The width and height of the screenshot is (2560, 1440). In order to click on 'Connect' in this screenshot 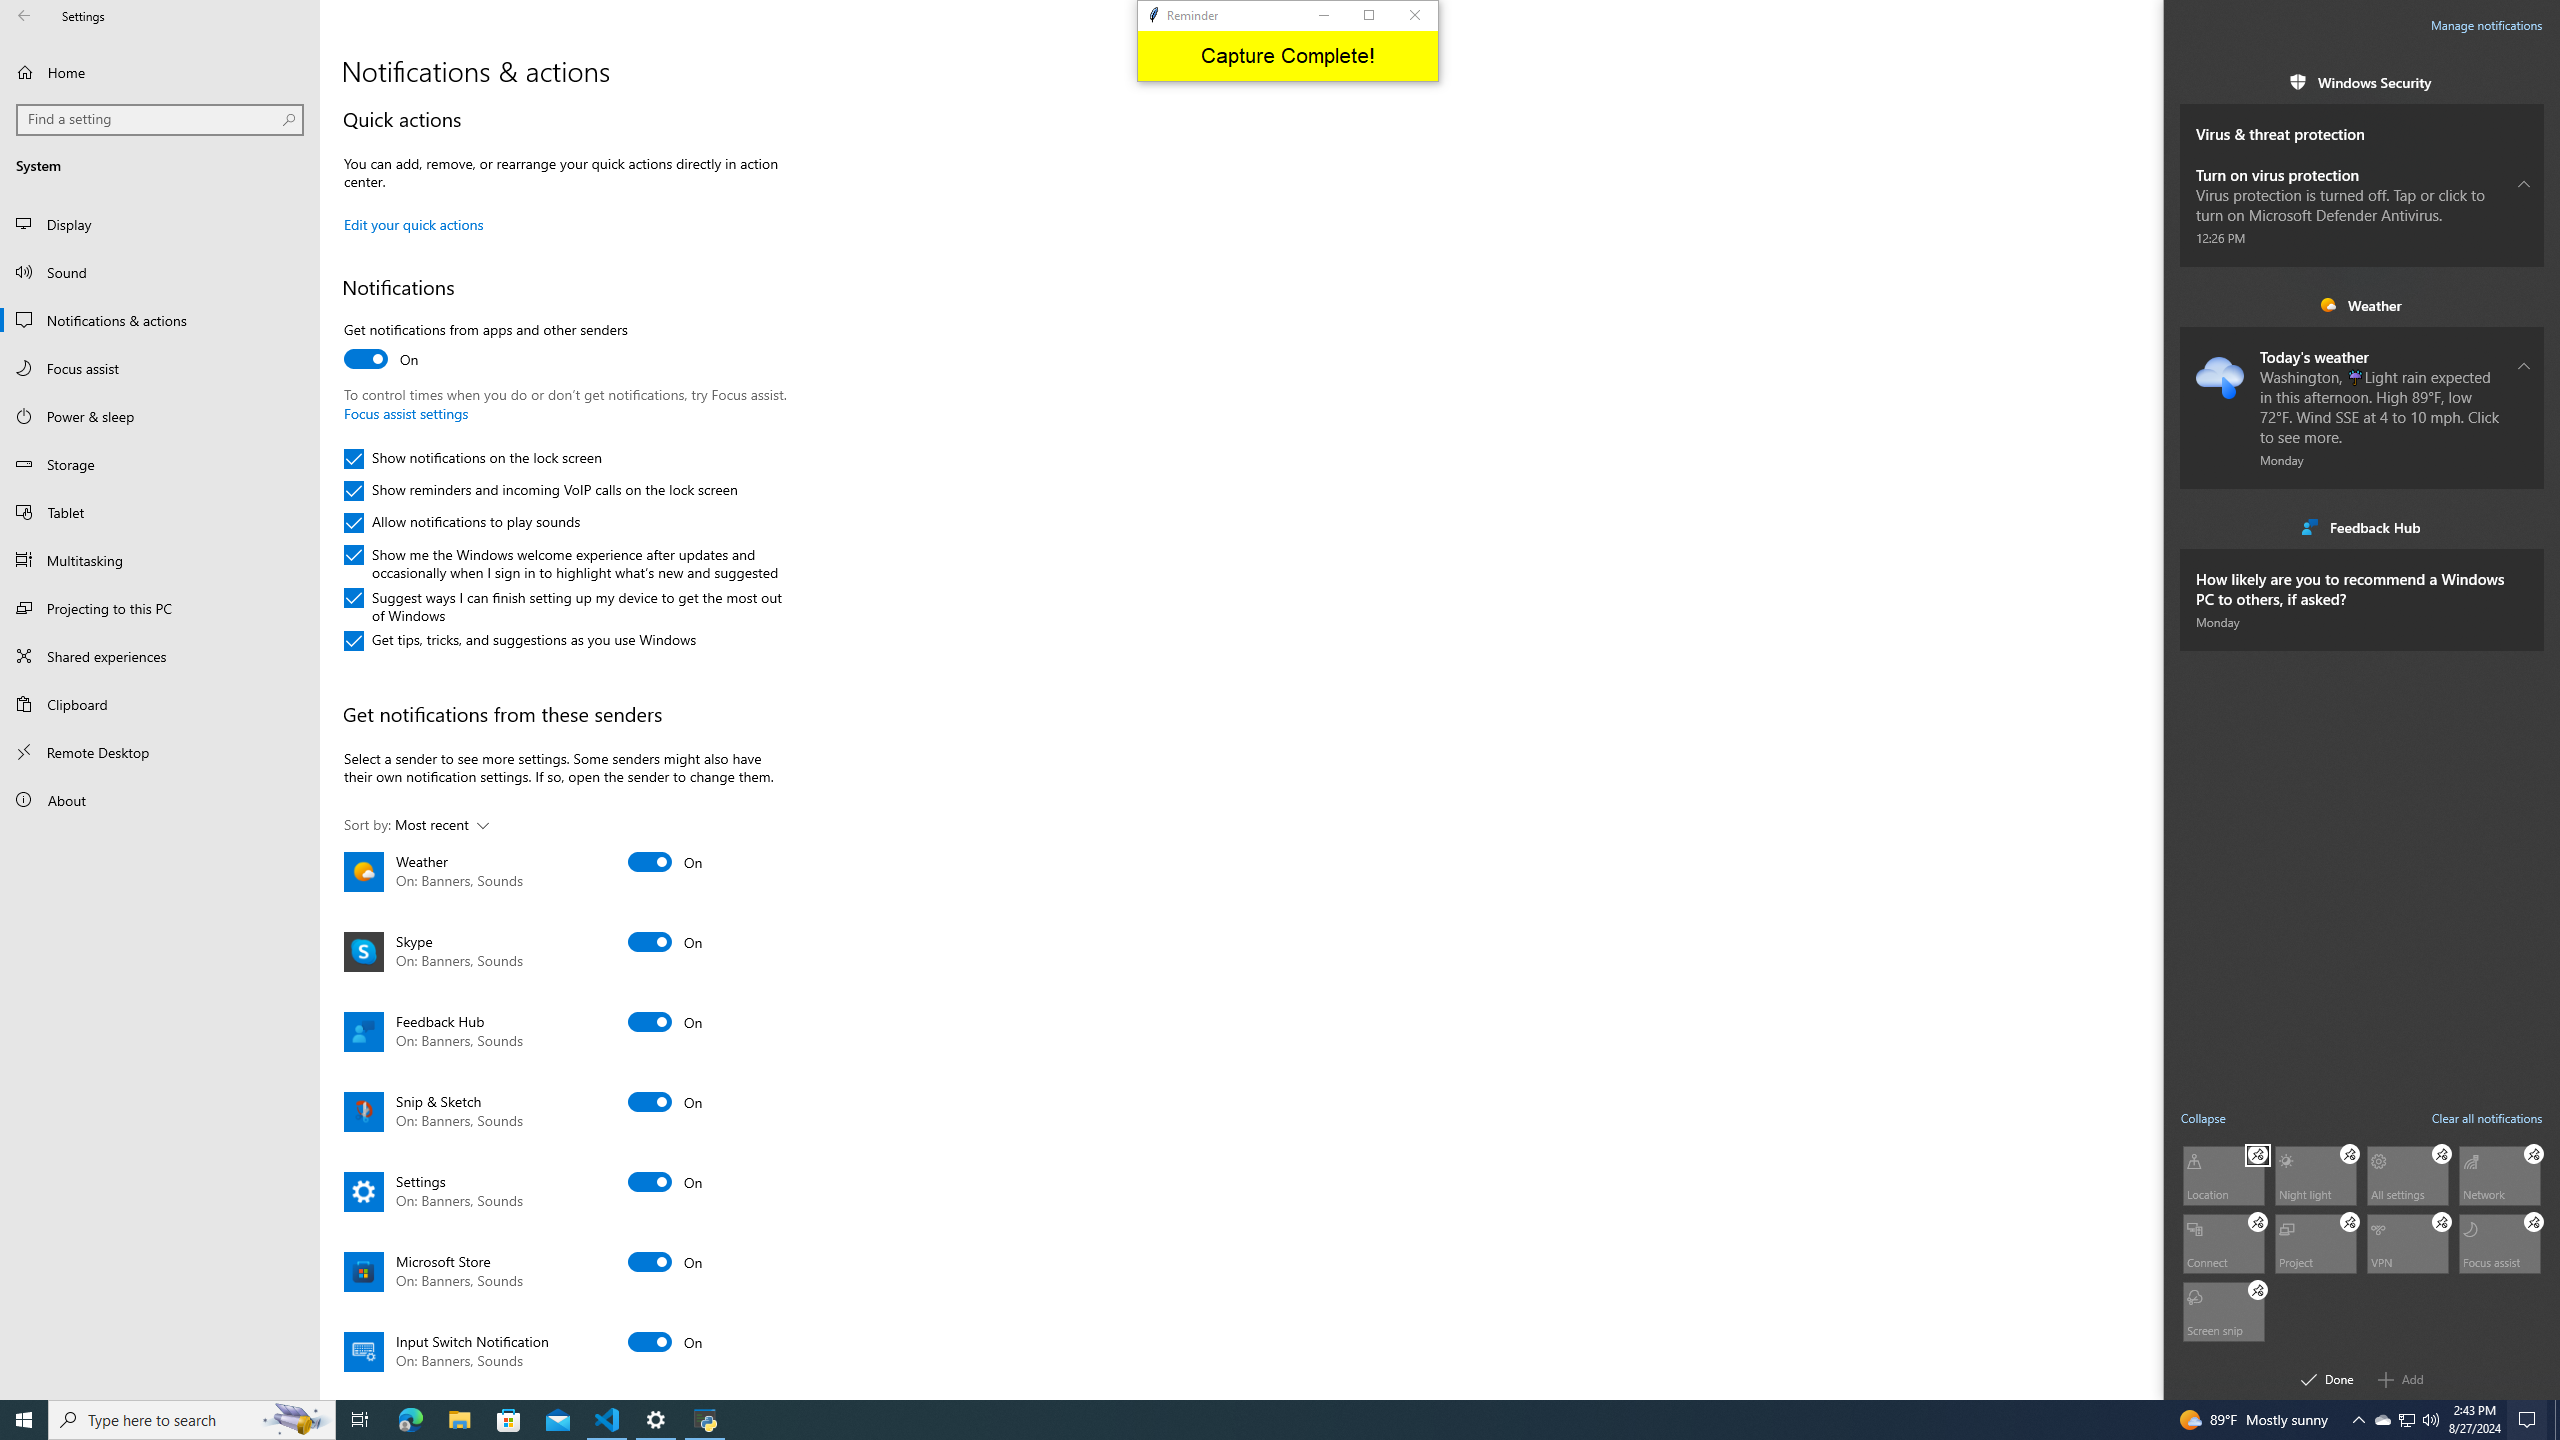, I will do `click(2222, 1241)`.